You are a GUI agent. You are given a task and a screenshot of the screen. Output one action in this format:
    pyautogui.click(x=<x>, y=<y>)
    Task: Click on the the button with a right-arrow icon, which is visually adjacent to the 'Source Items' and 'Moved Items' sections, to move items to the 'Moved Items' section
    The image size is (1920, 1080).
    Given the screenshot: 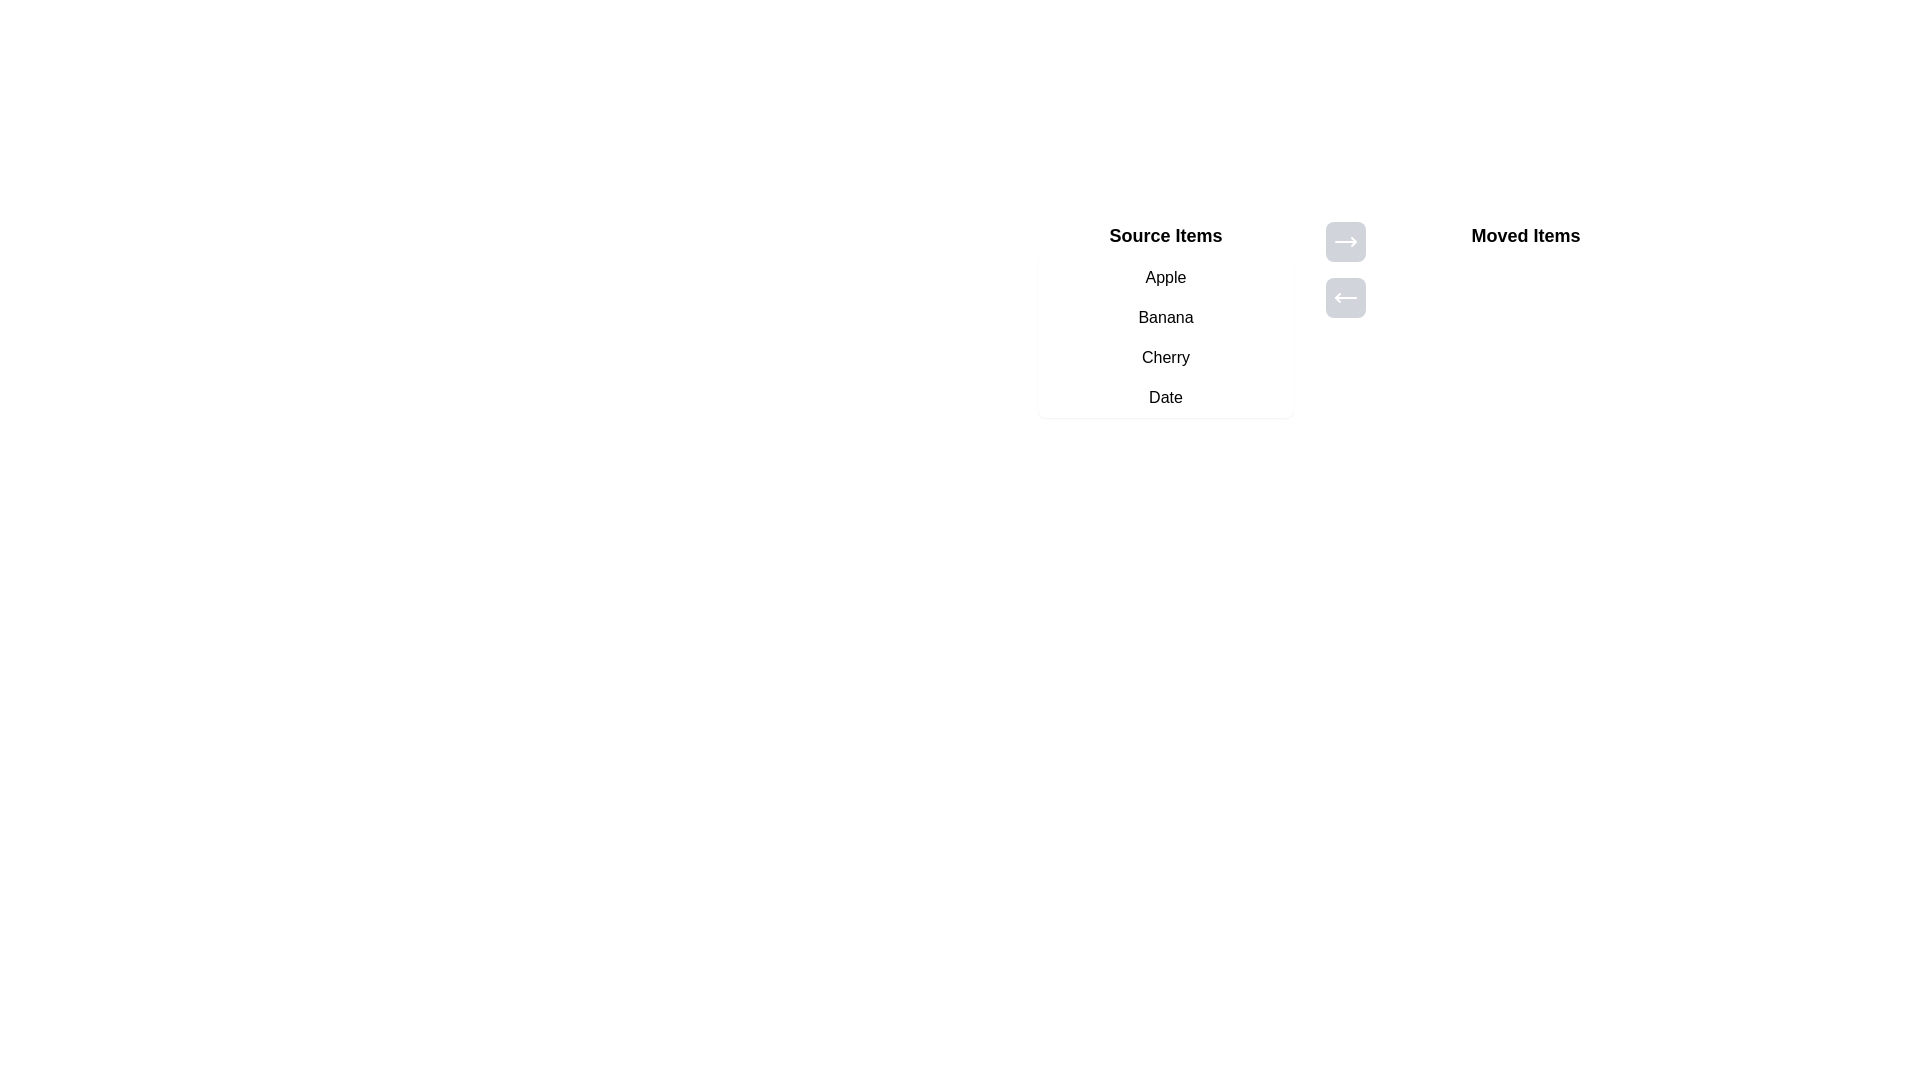 What is the action you would take?
    pyautogui.click(x=1345, y=241)
    